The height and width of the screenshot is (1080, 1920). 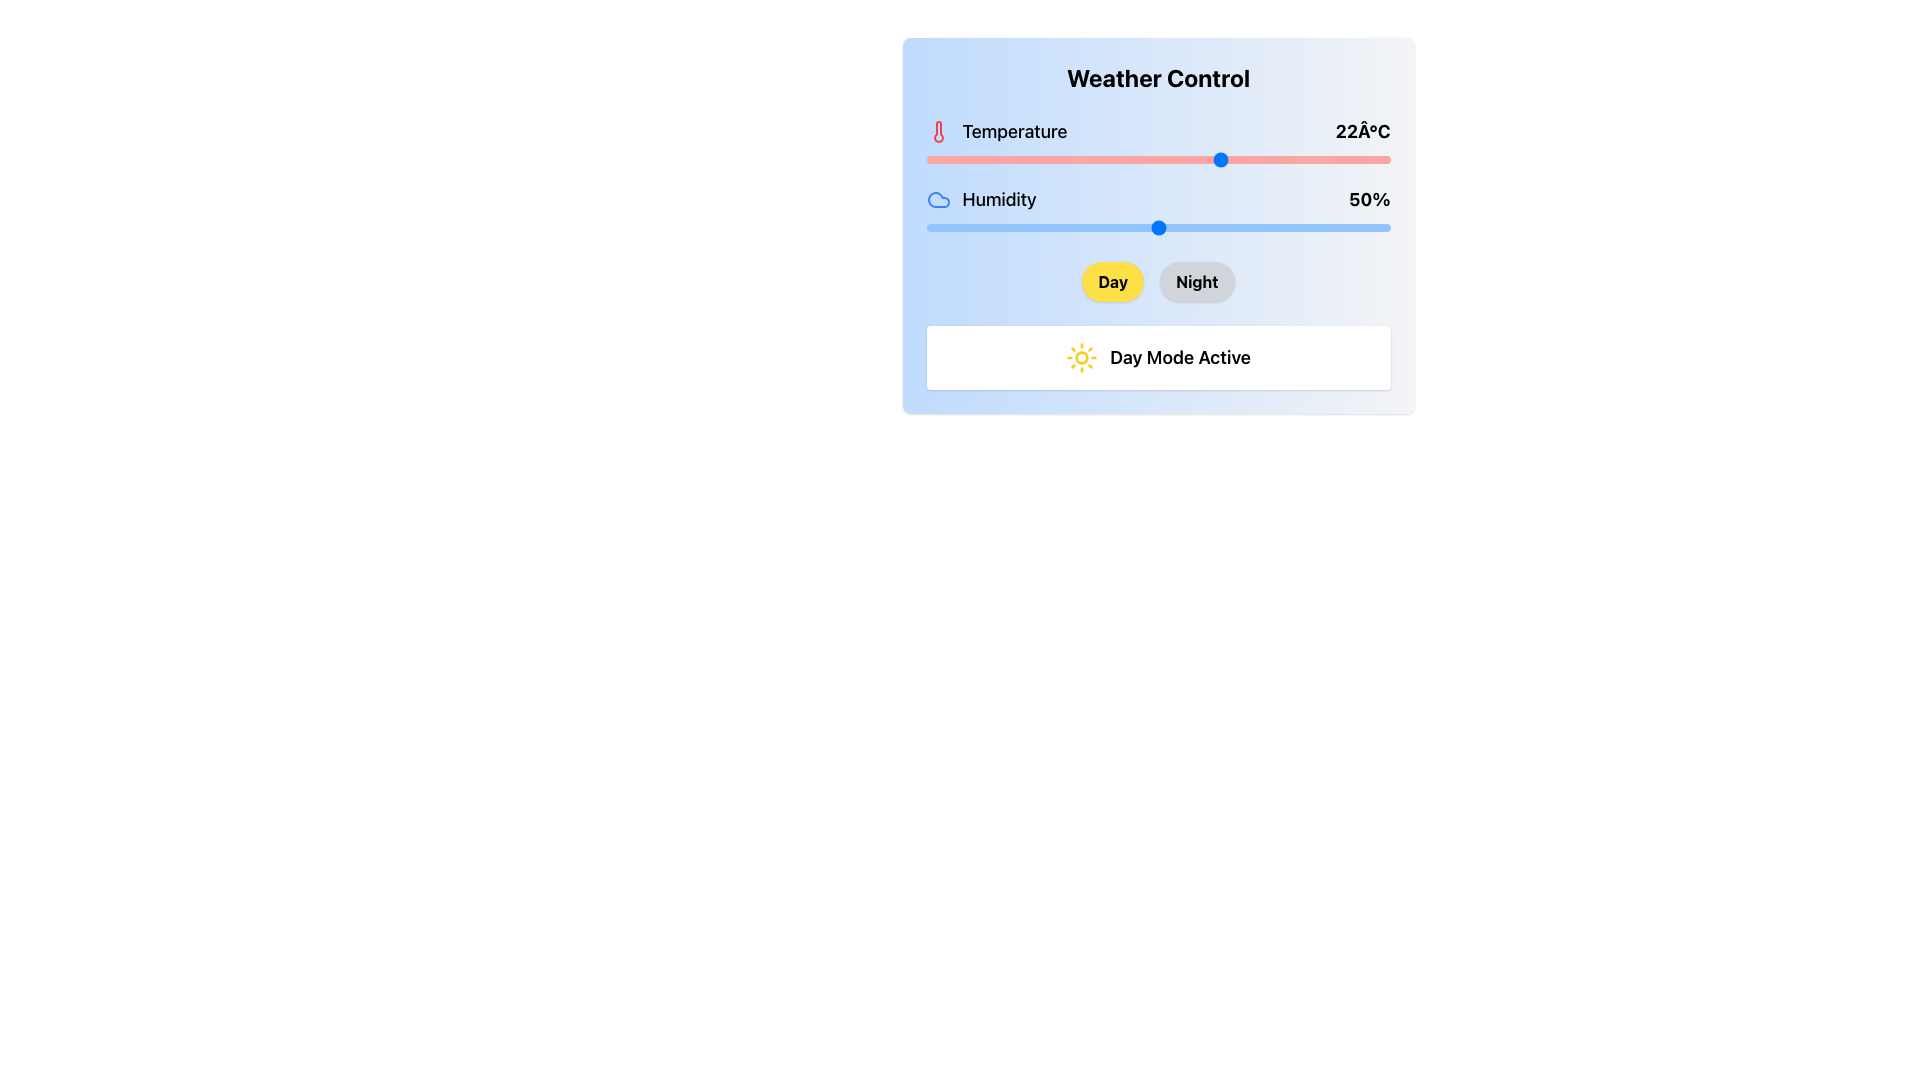 I want to click on the 'Humidity' label that indicates the current metric for user reference, so click(x=981, y=200).